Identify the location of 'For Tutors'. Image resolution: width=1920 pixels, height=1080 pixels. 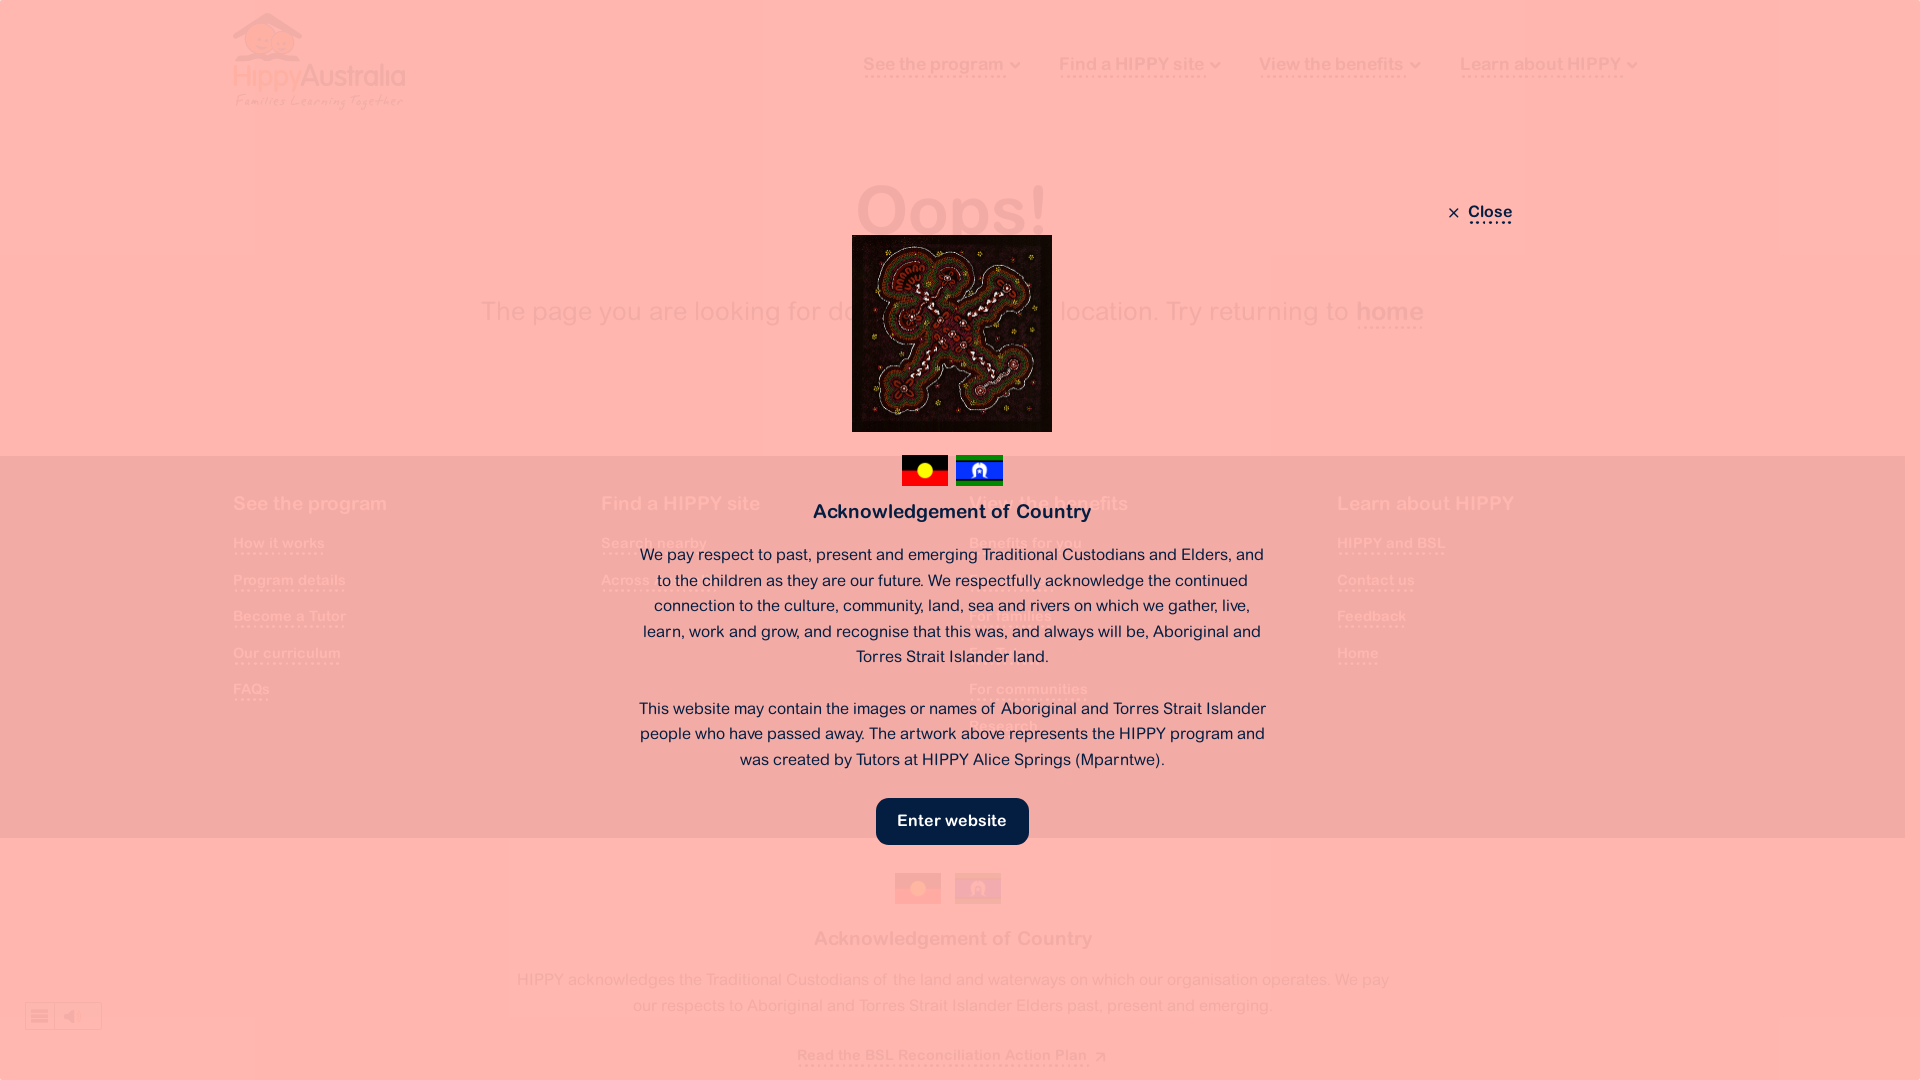
(1003, 654).